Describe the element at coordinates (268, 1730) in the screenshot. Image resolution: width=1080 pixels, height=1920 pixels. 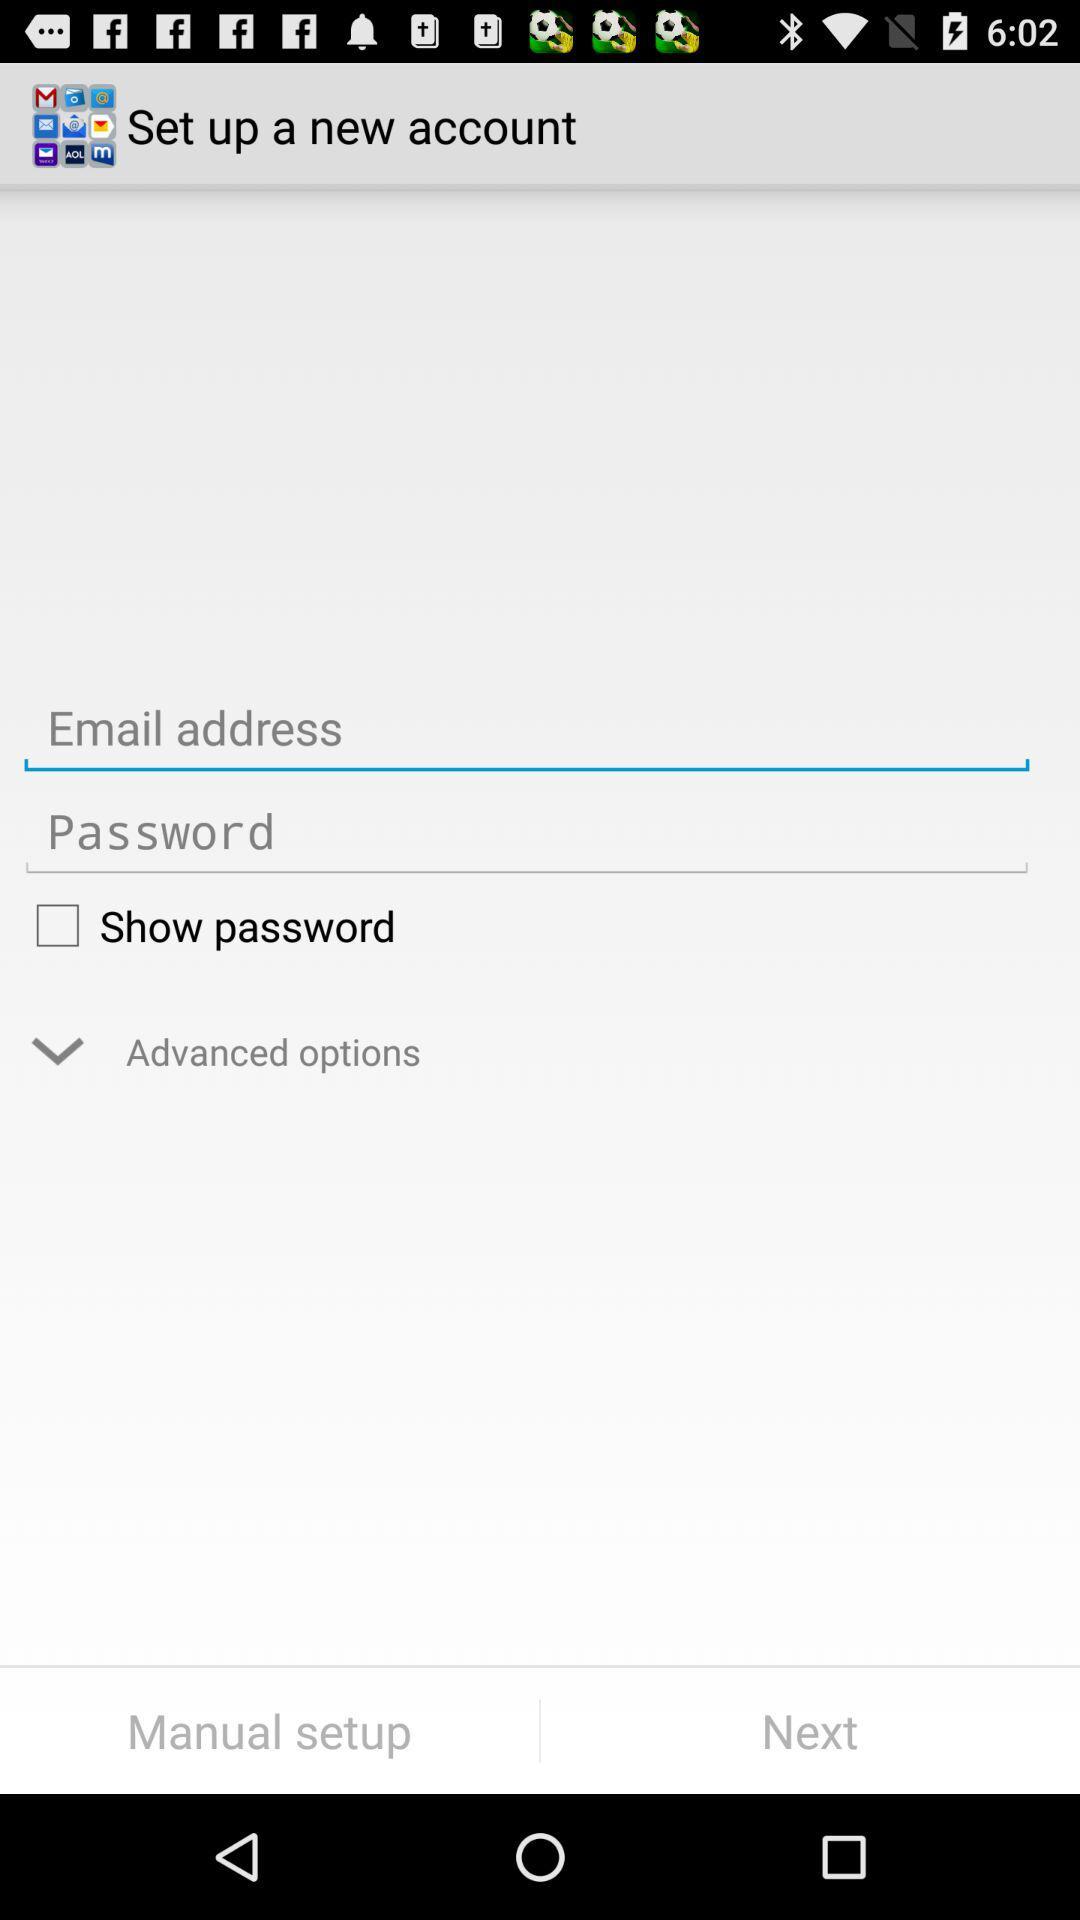
I see `the button next to the next item` at that location.